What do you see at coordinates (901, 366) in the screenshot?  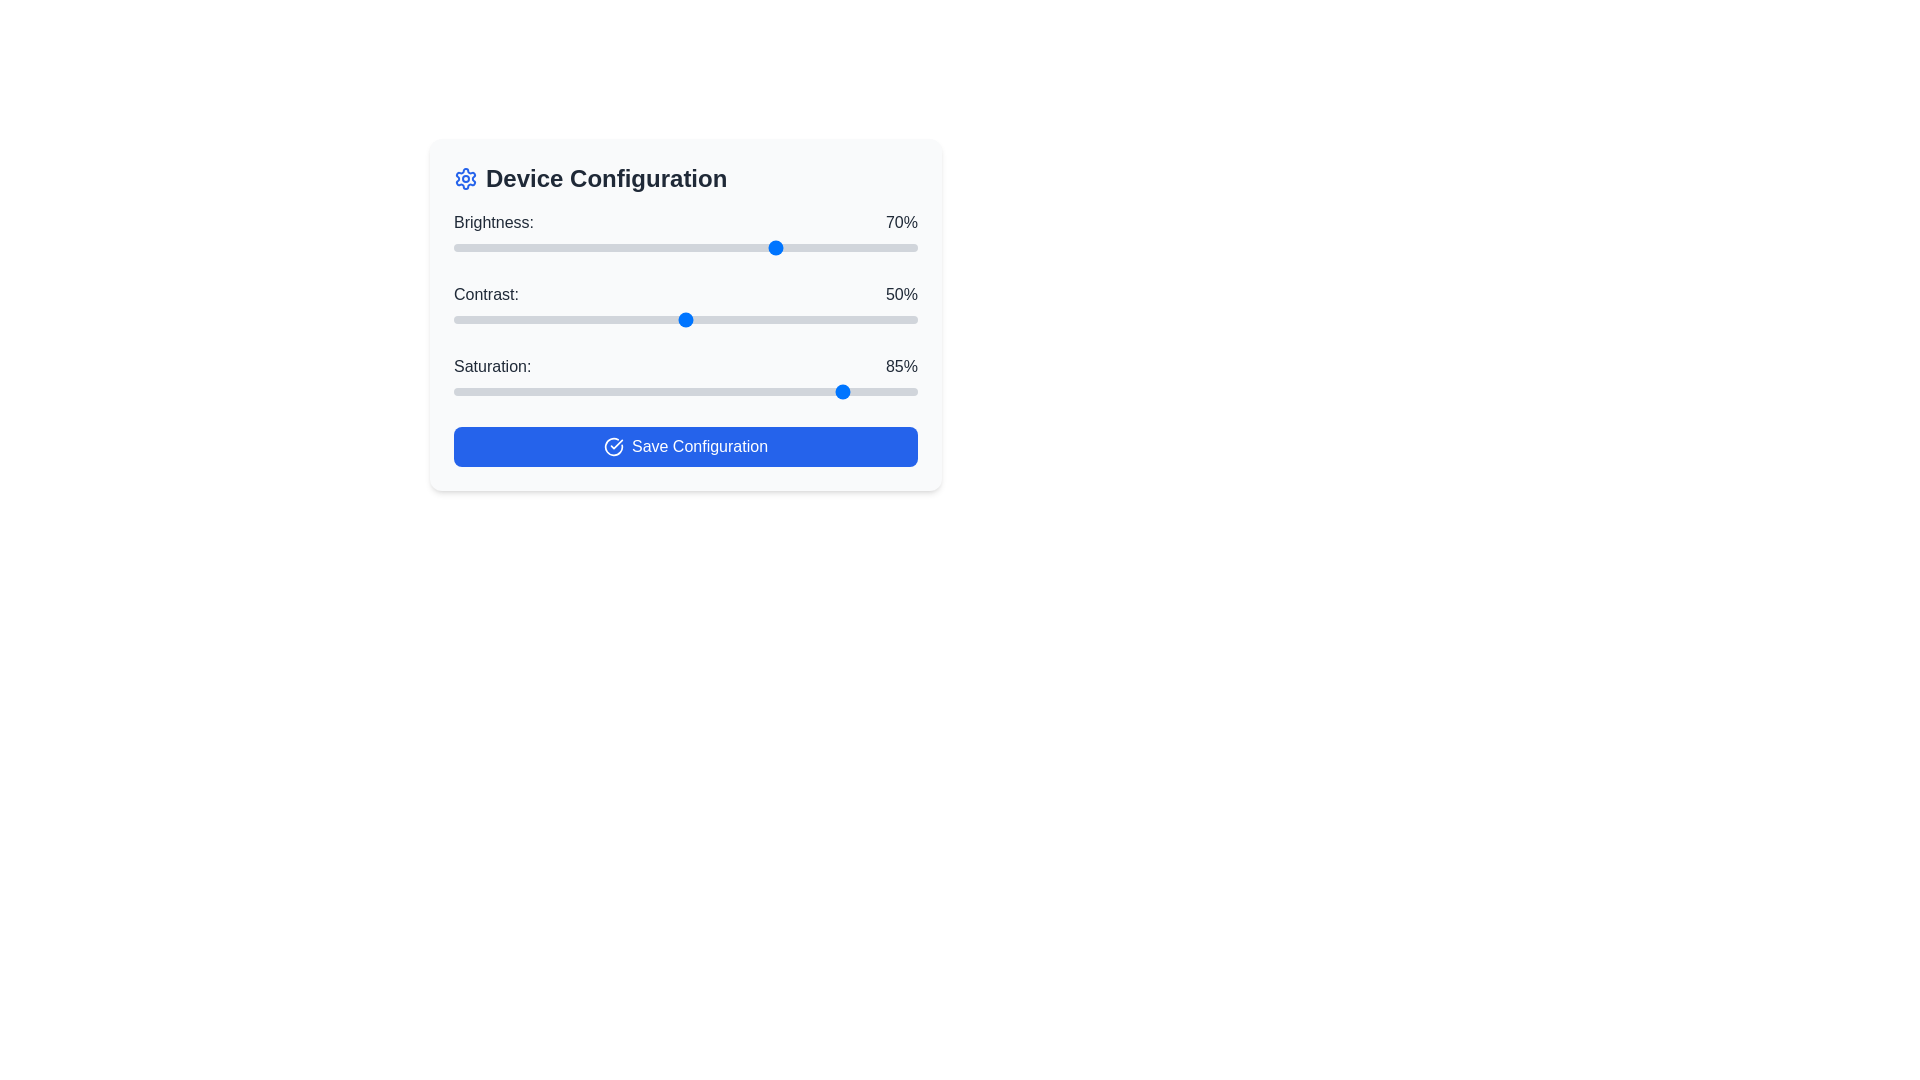 I see `the static text label displaying '85%' which indicates the current level of saturation, positioned to the right of the label 'Saturation:' and above a slider component` at bounding box center [901, 366].